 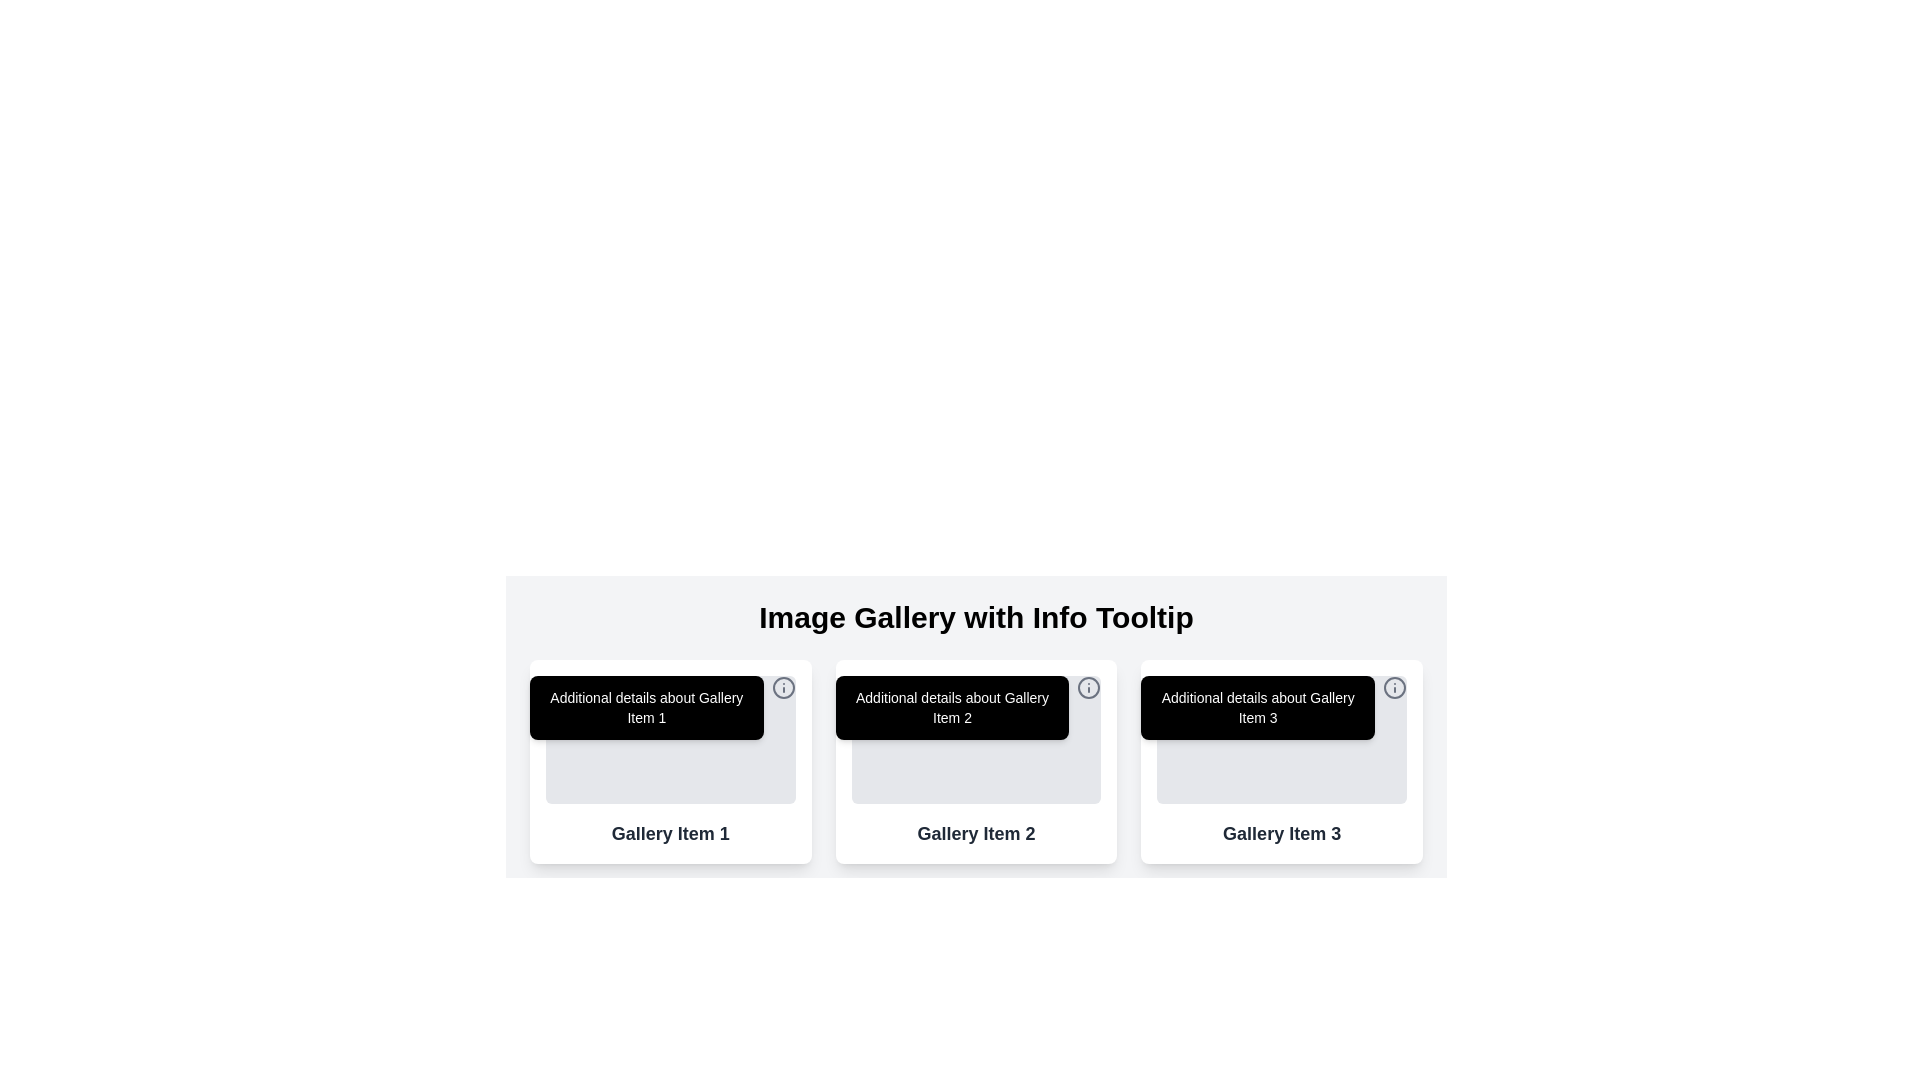 I want to click on the 'Gallery Item 3' text label that is styled in bold dark gray and located beneath a placeholder image on the rightmost card of the gallery, so click(x=1282, y=833).